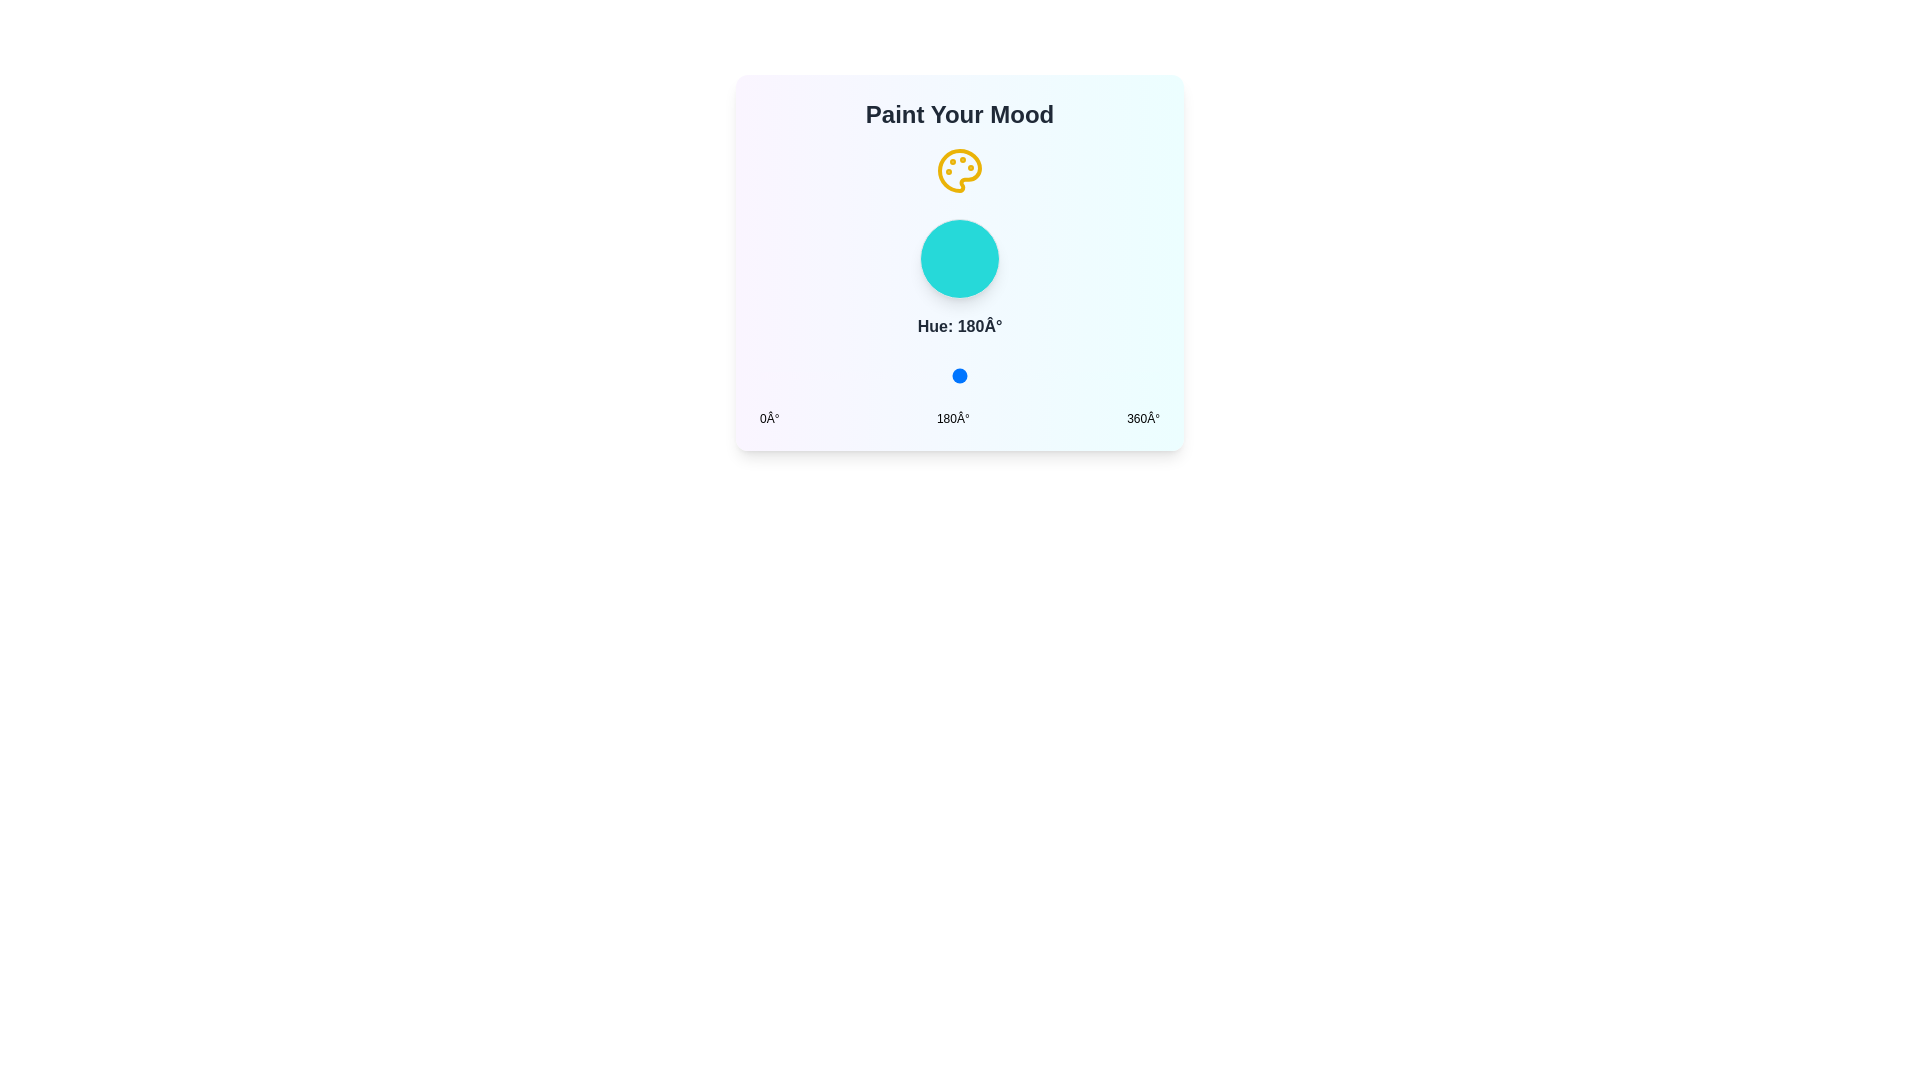 The width and height of the screenshot is (1920, 1080). What do you see at coordinates (944, 375) in the screenshot?
I see `the hue slider to set the hue to 167 degrees` at bounding box center [944, 375].